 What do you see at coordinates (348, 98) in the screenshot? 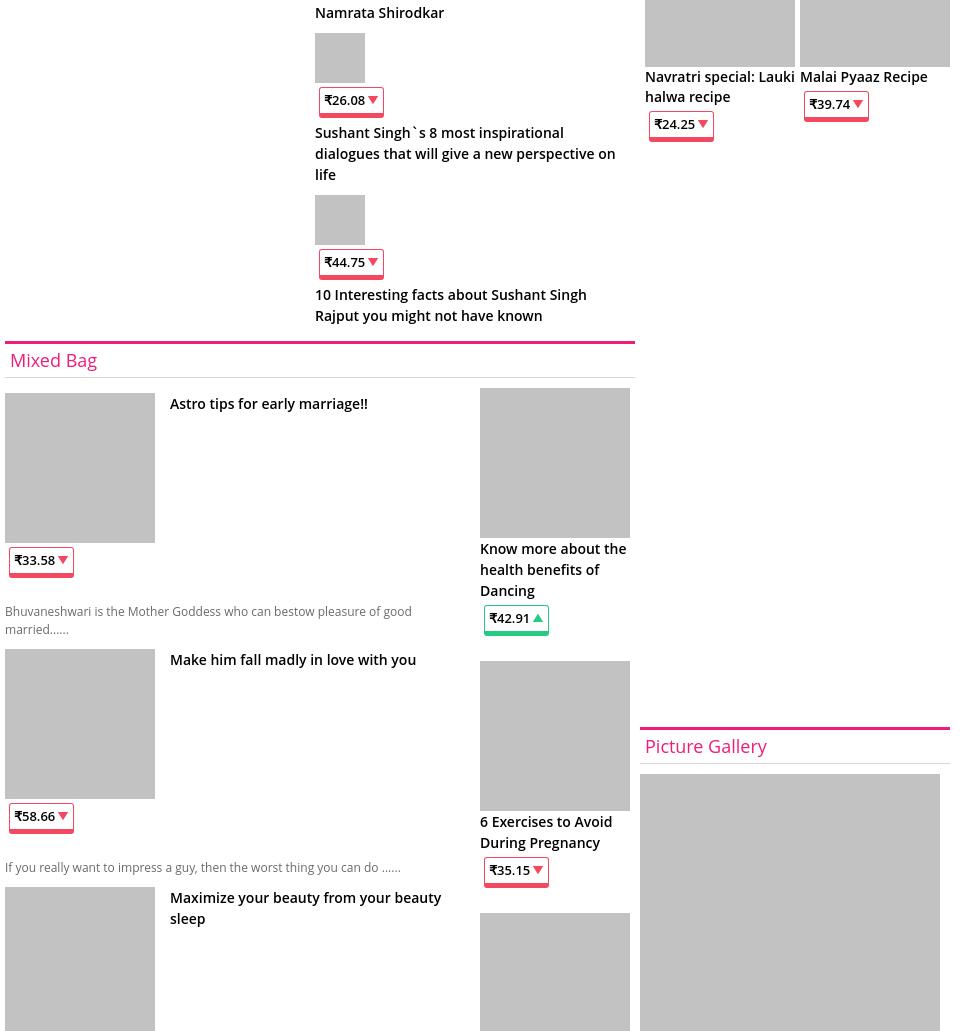
I see `'26.07'` at bounding box center [348, 98].